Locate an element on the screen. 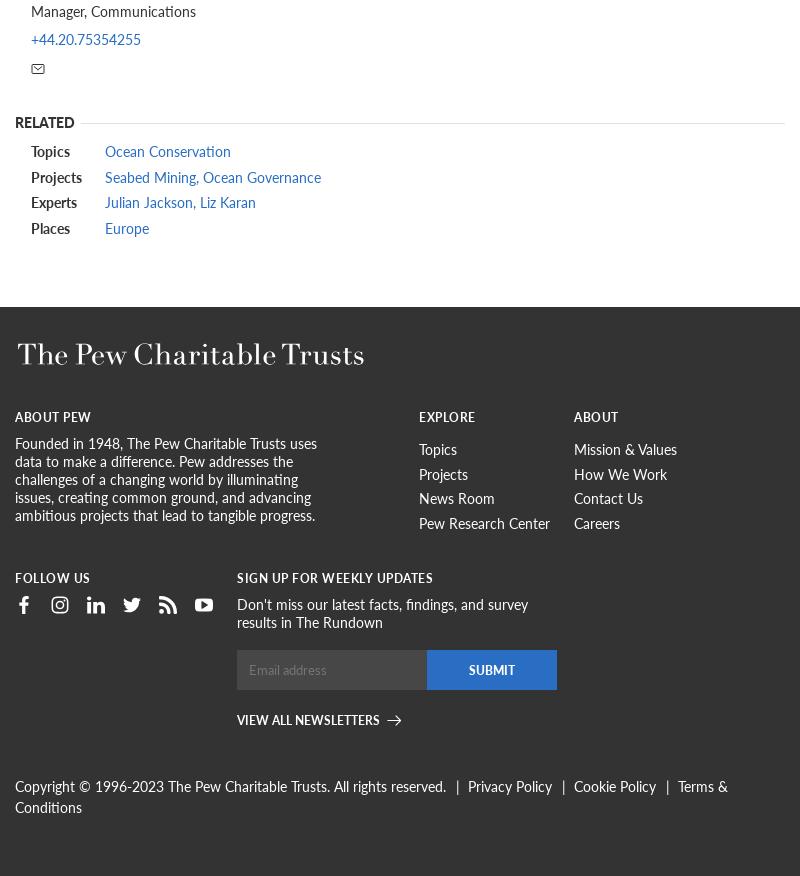 The image size is (800, 876). 'Don't miss our latest facts, findings, and survey results in The Rundown' is located at coordinates (381, 613).